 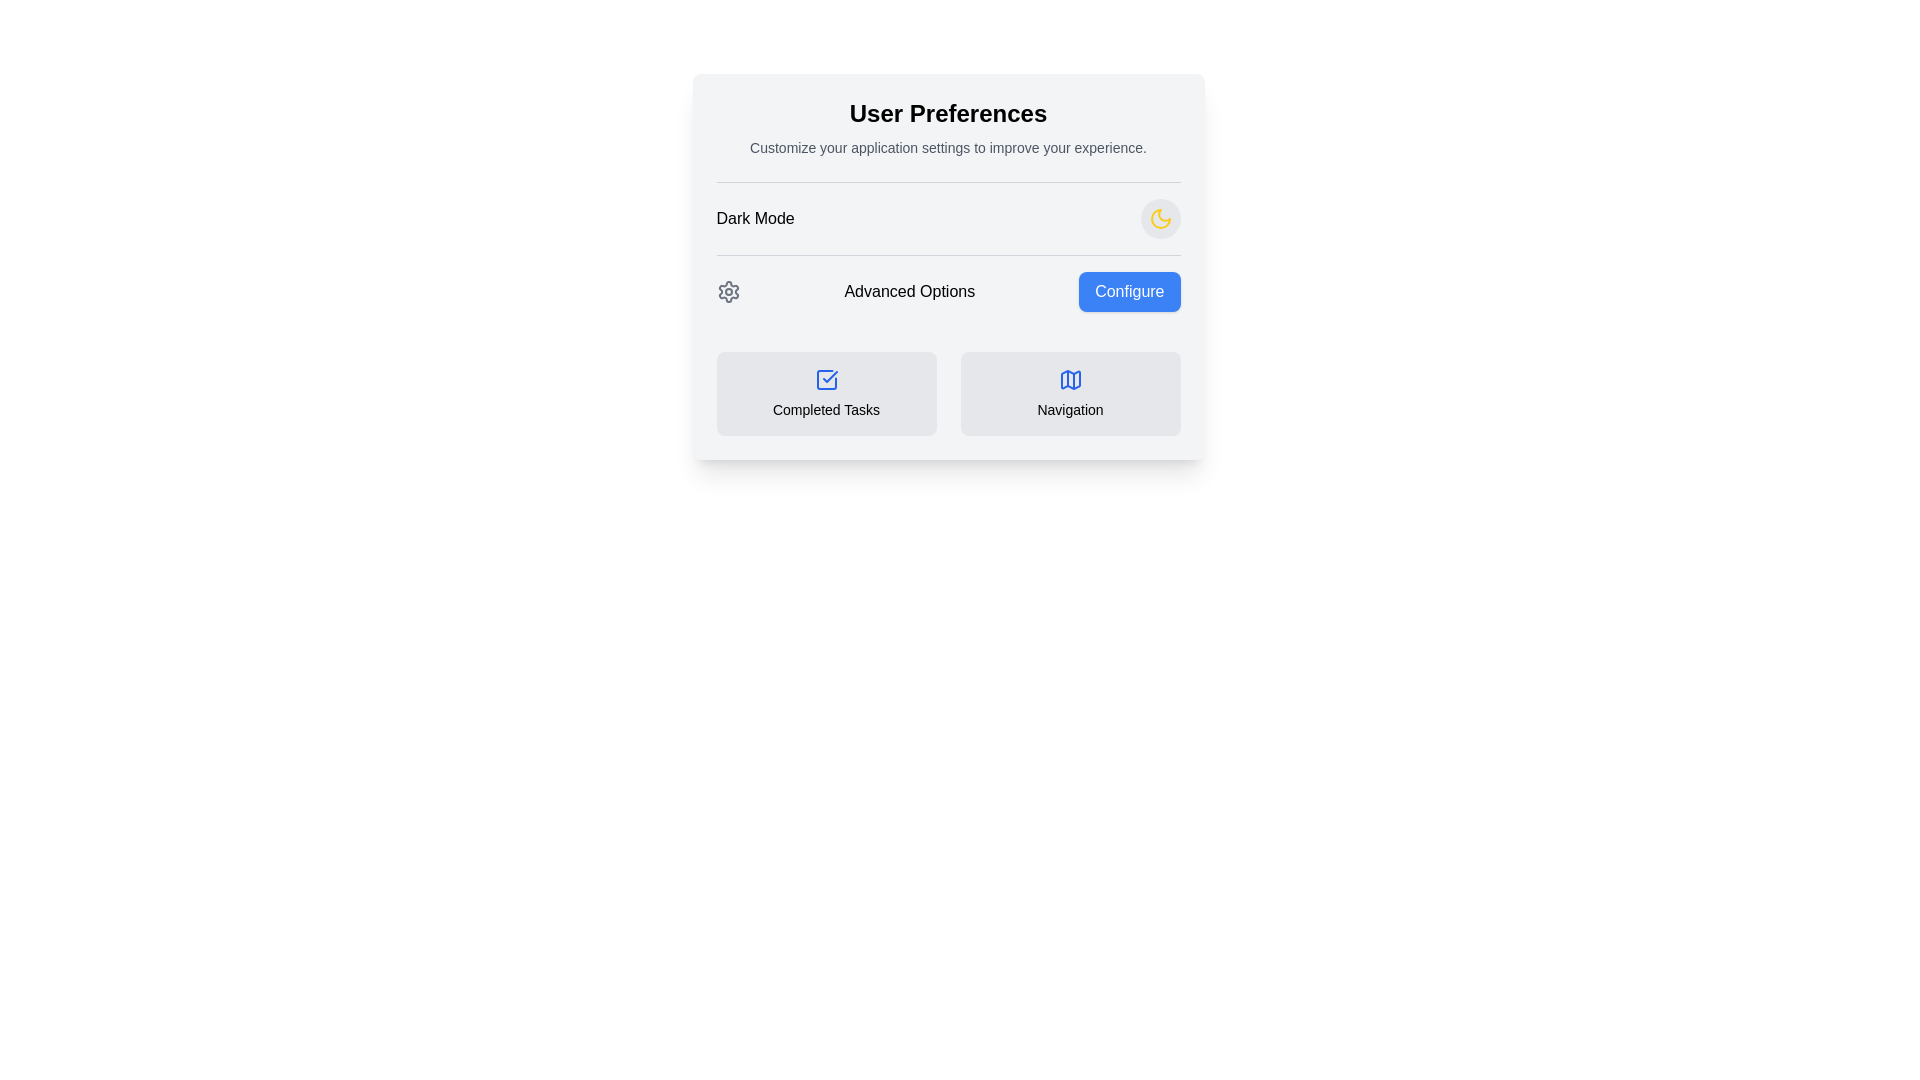 I want to click on text content of the label displaying the phrase 'Customize your application settings to improve your experience.' located centrally below the 'User Preferences' title, so click(x=947, y=146).